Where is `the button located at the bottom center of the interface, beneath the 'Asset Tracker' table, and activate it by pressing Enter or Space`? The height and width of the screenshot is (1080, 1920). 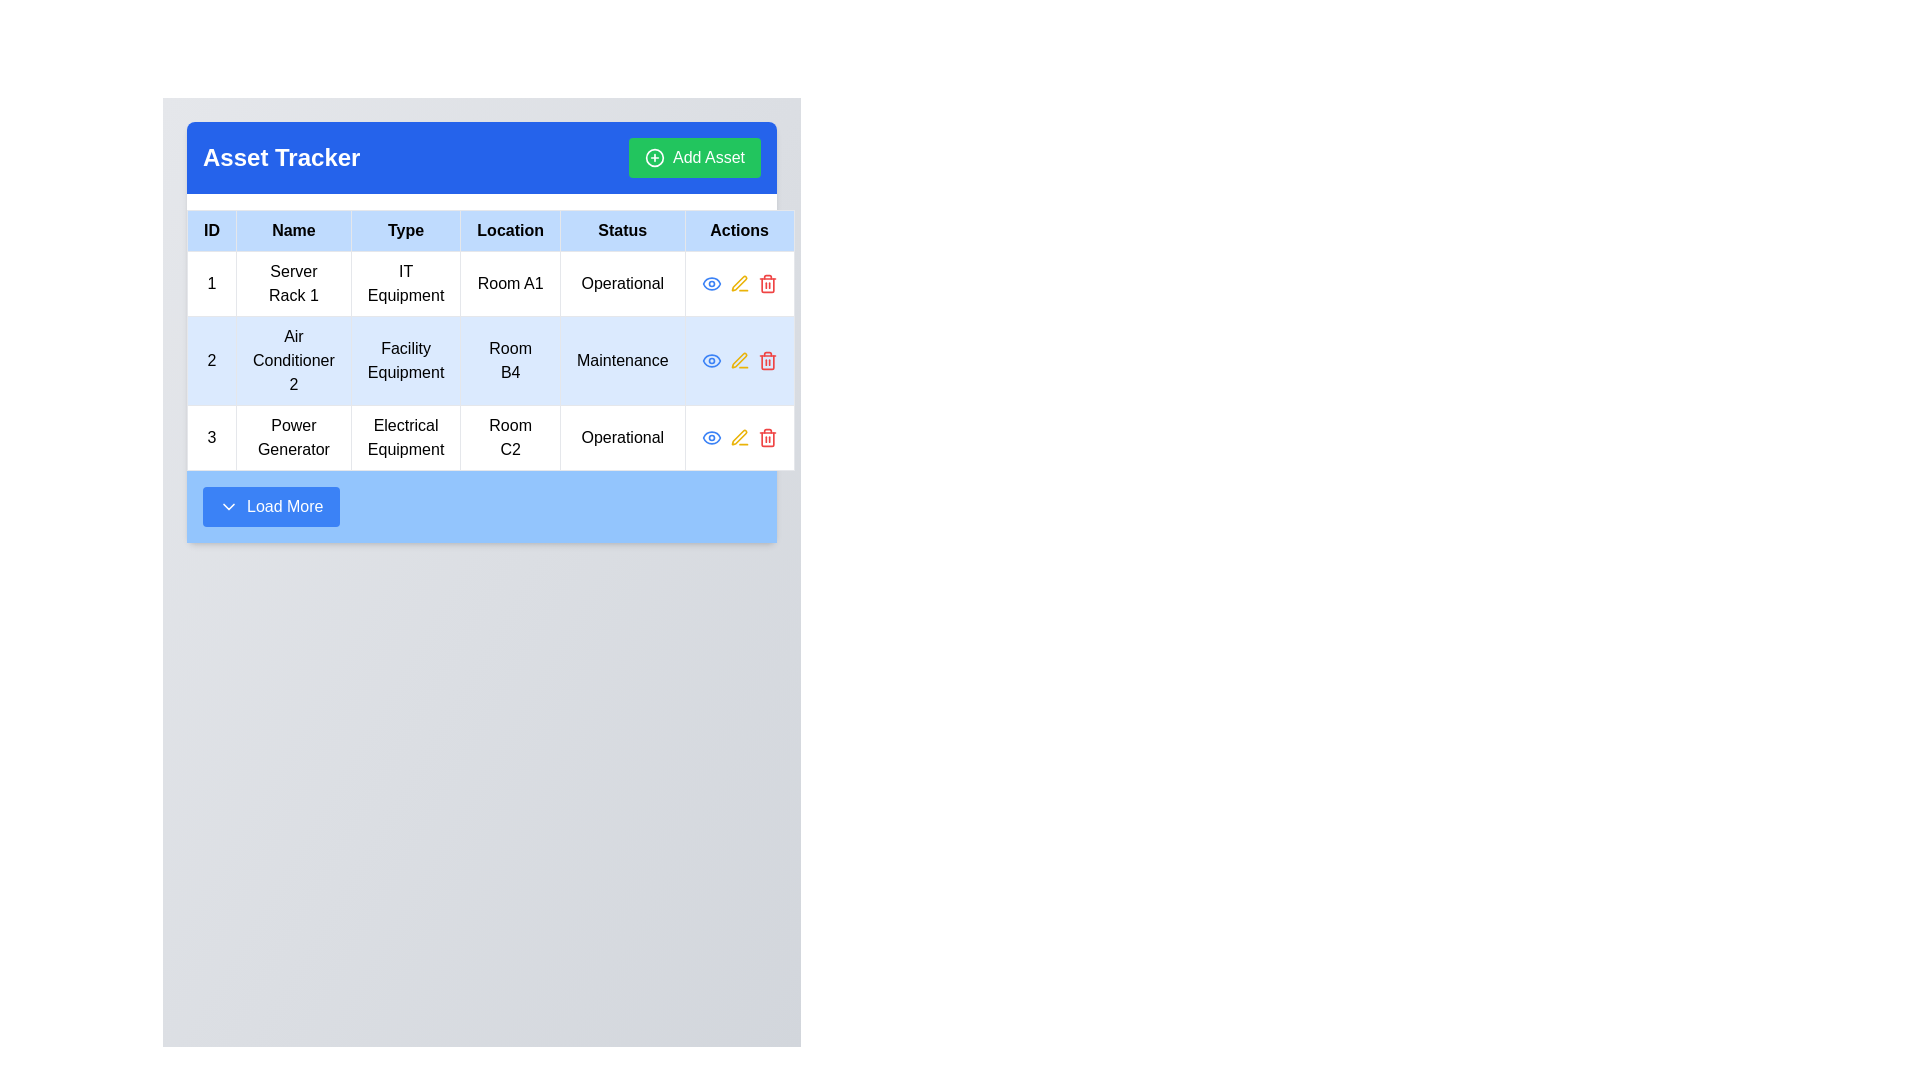 the button located at the bottom center of the interface, beneath the 'Asset Tracker' table, and activate it by pressing Enter or Space is located at coordinates (270, 505).